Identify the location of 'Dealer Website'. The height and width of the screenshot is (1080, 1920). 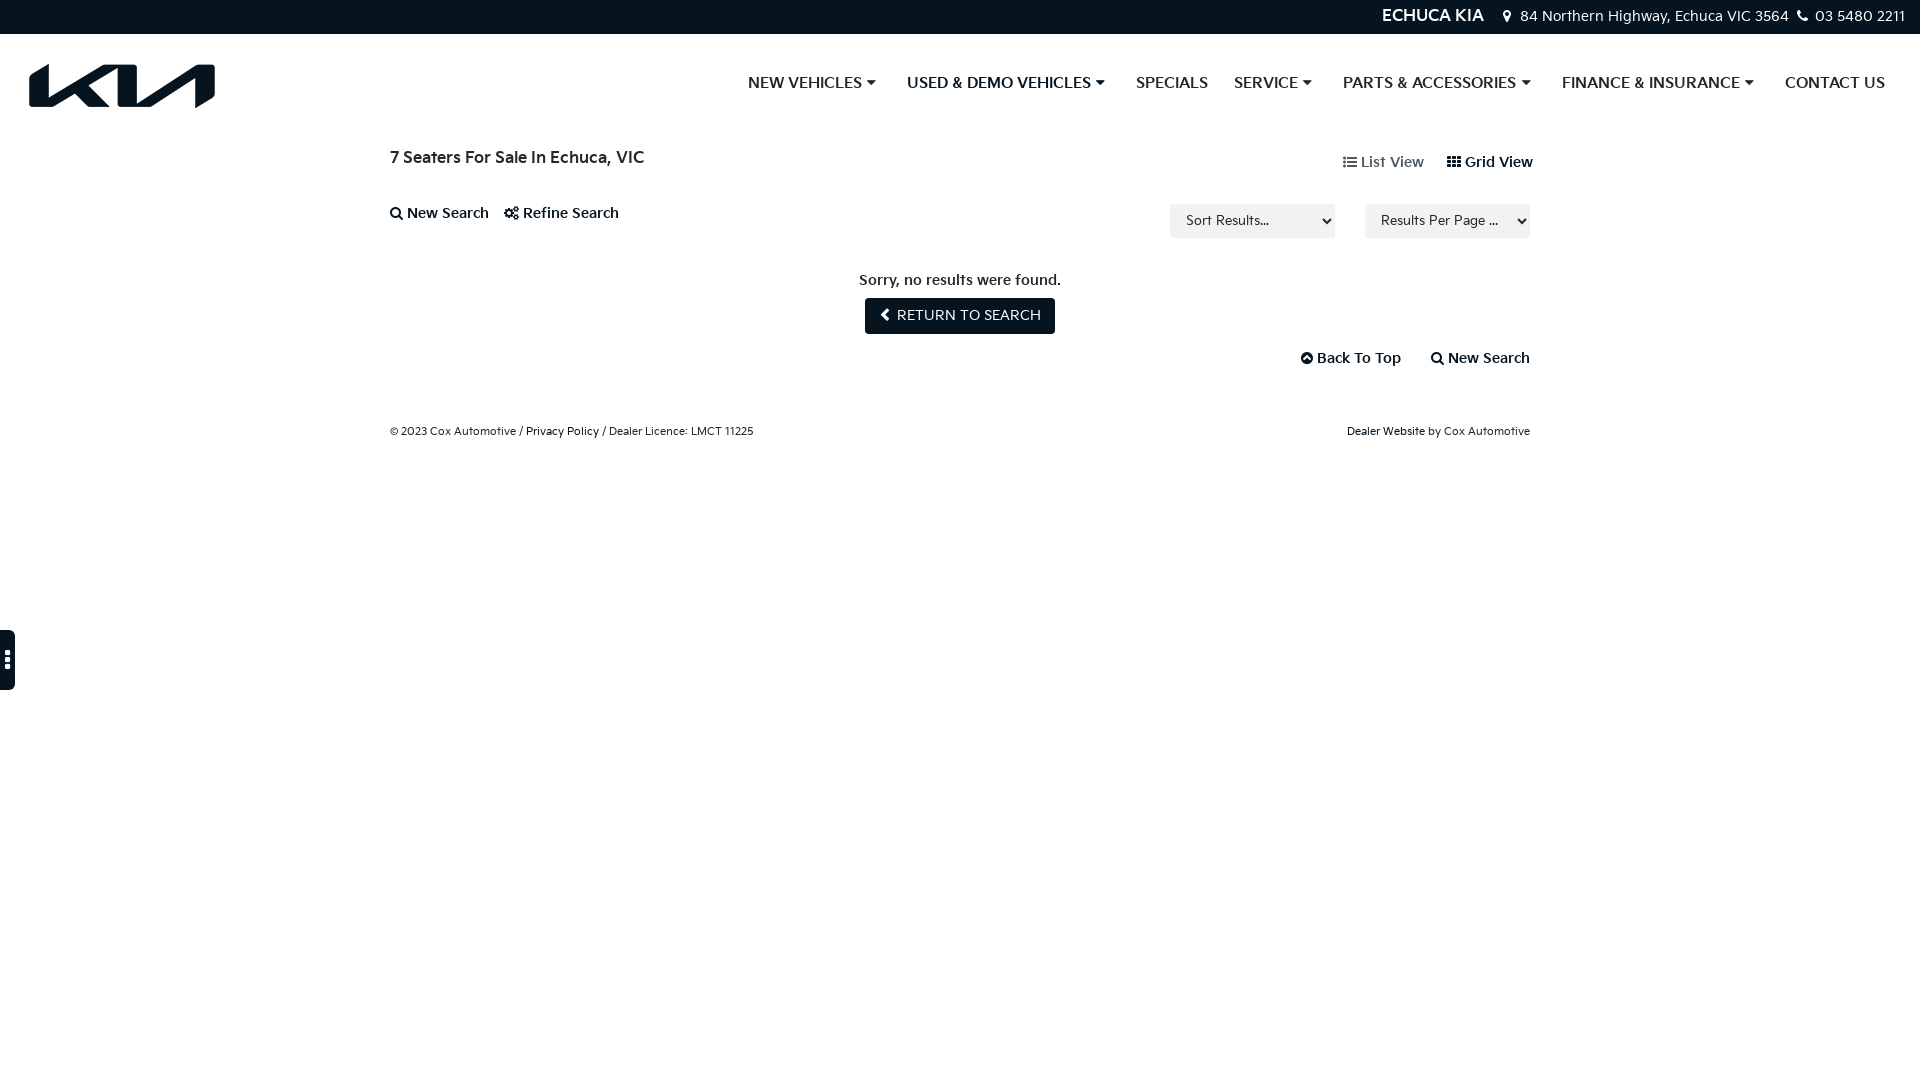
(1347, 430).